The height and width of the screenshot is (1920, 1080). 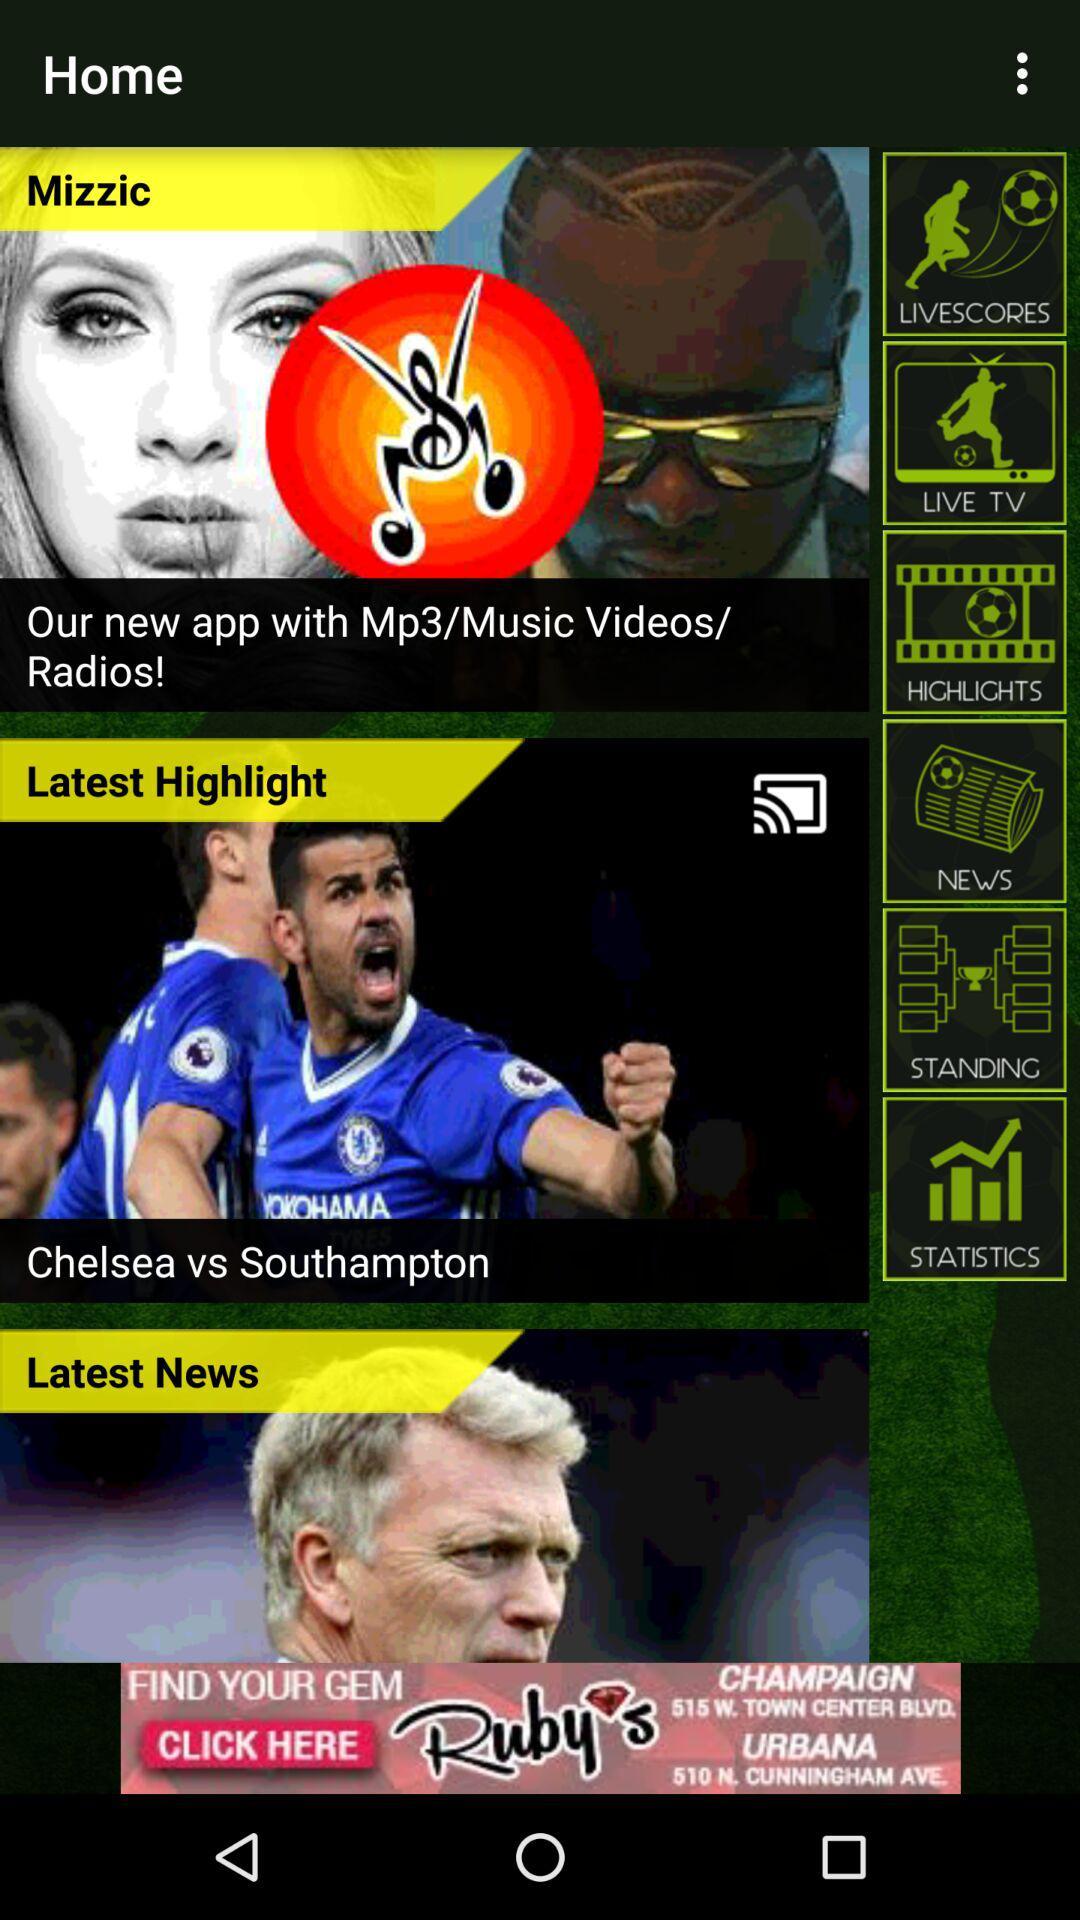 I want to click on the icon below home icon, so click(x=261, y=188).